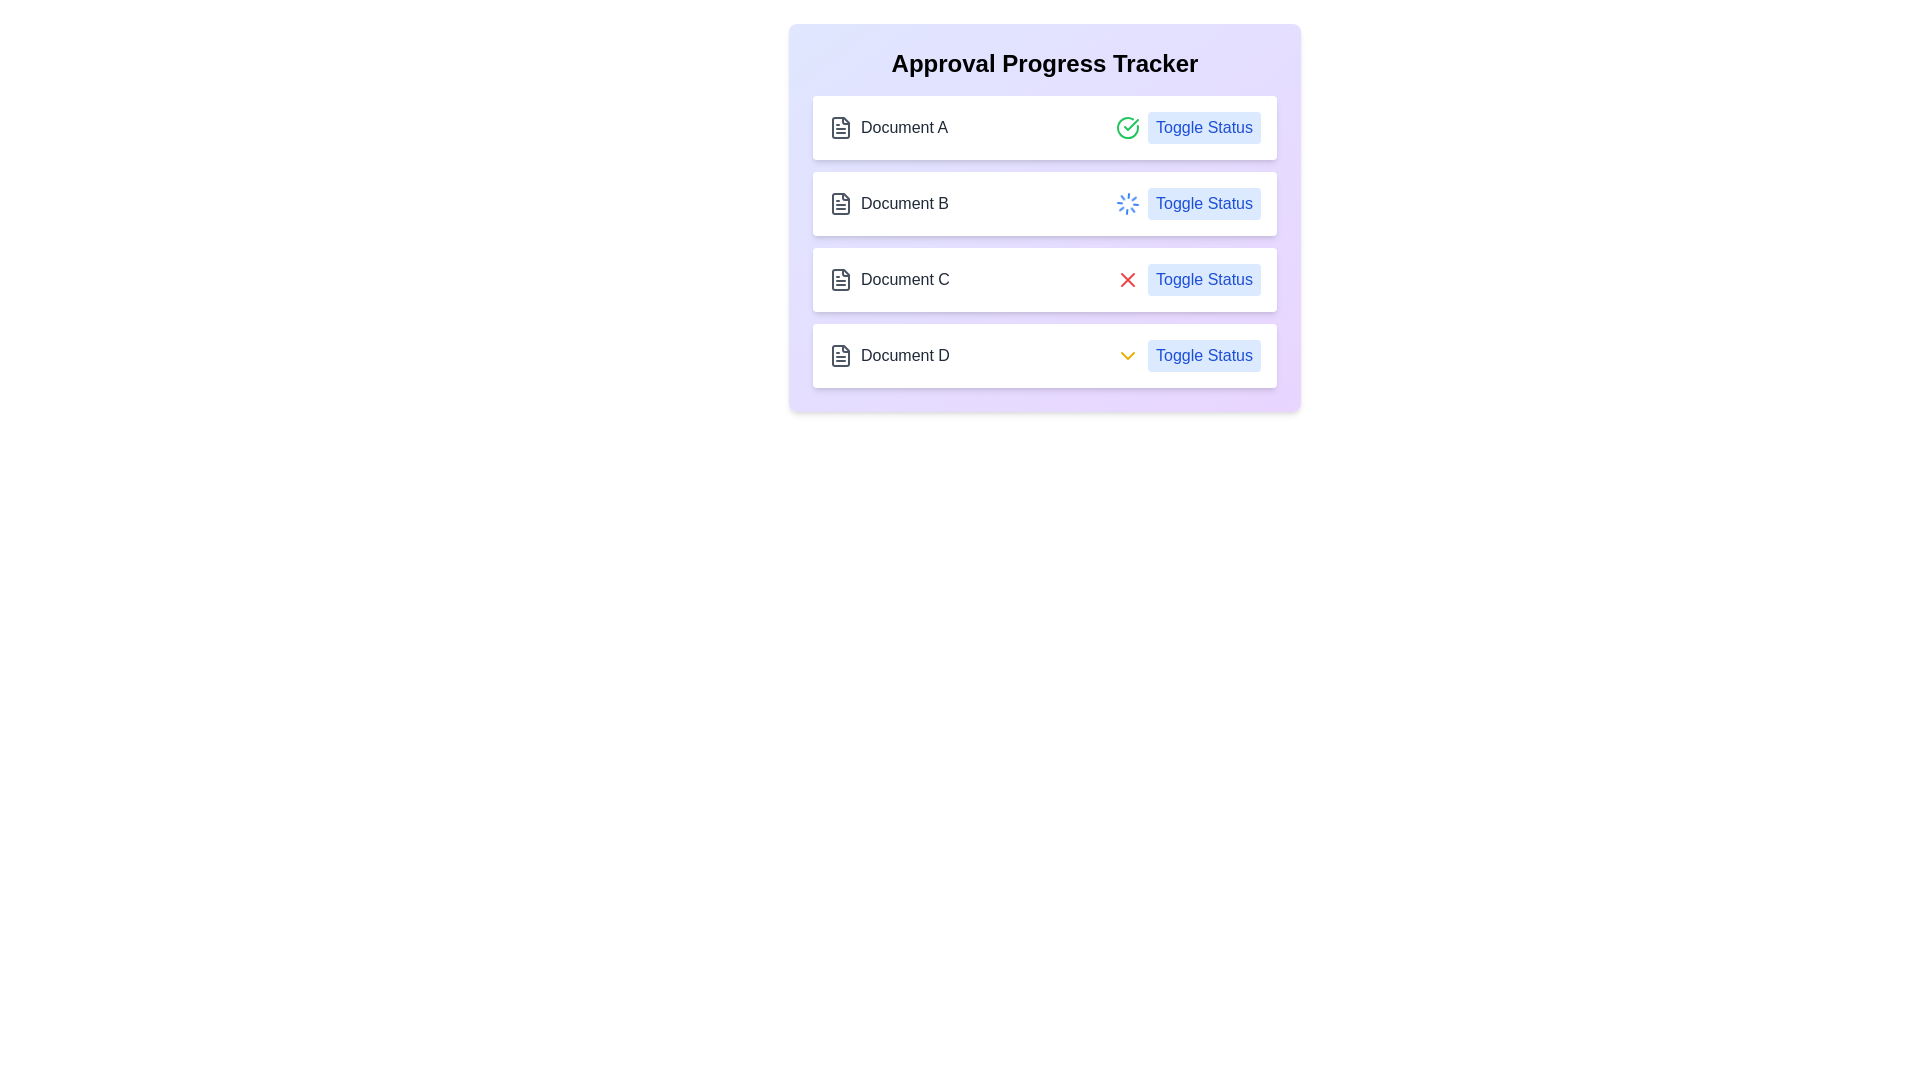 Image resolution: width=1920 pixels, height=1080 pixels. What do you see at coordinates (888, 280) in the screenshot?
I see `the static text label indicating the name or title of the document in the third row of the 'Approval Progress Tracker' interface, located between 'Document B' and 'Document D'` at bounding box center [888, 280].